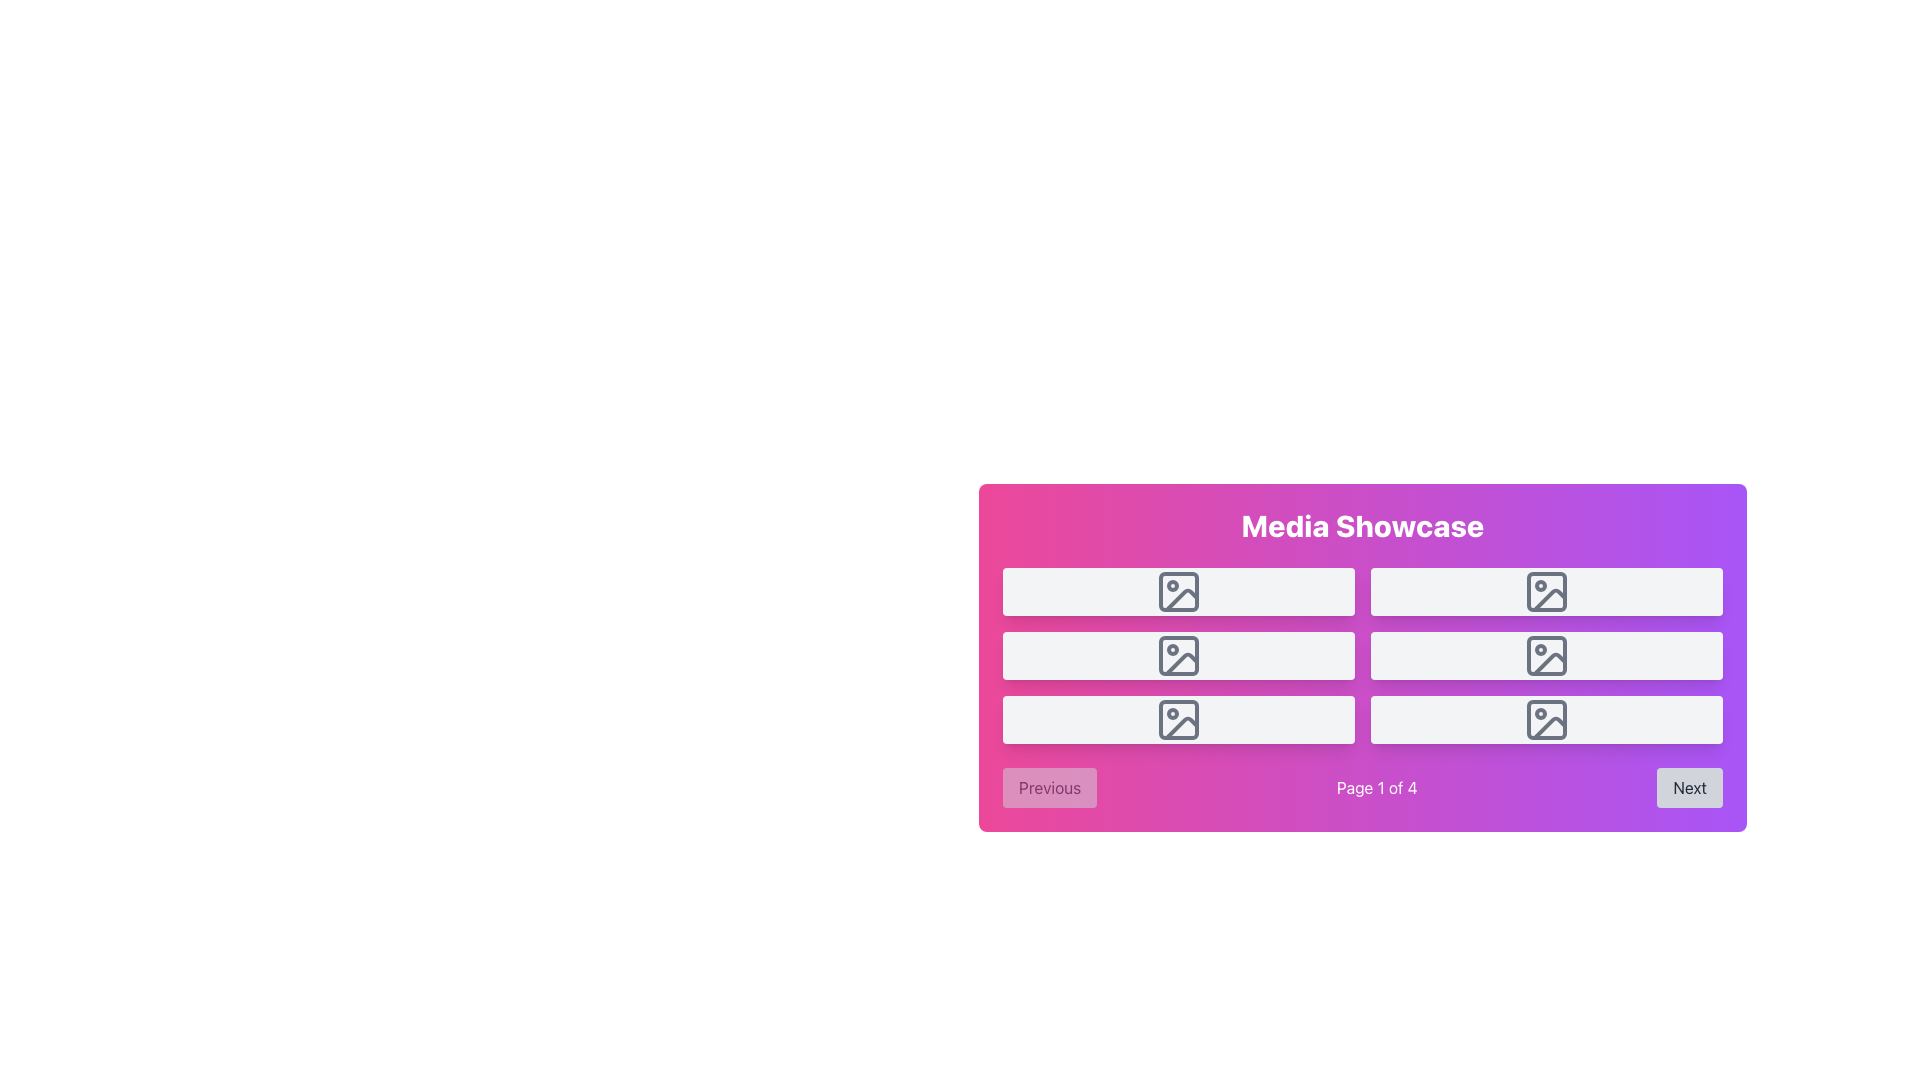  What do you see at coordinates (1545, 590) in the screenshot?
I see `the gray outlined icon resembling an image thumbnail with rounded corners, located in the 'Media Showcase' section and associated with the label 'Image #2'` at bounding box center [1545, 590].